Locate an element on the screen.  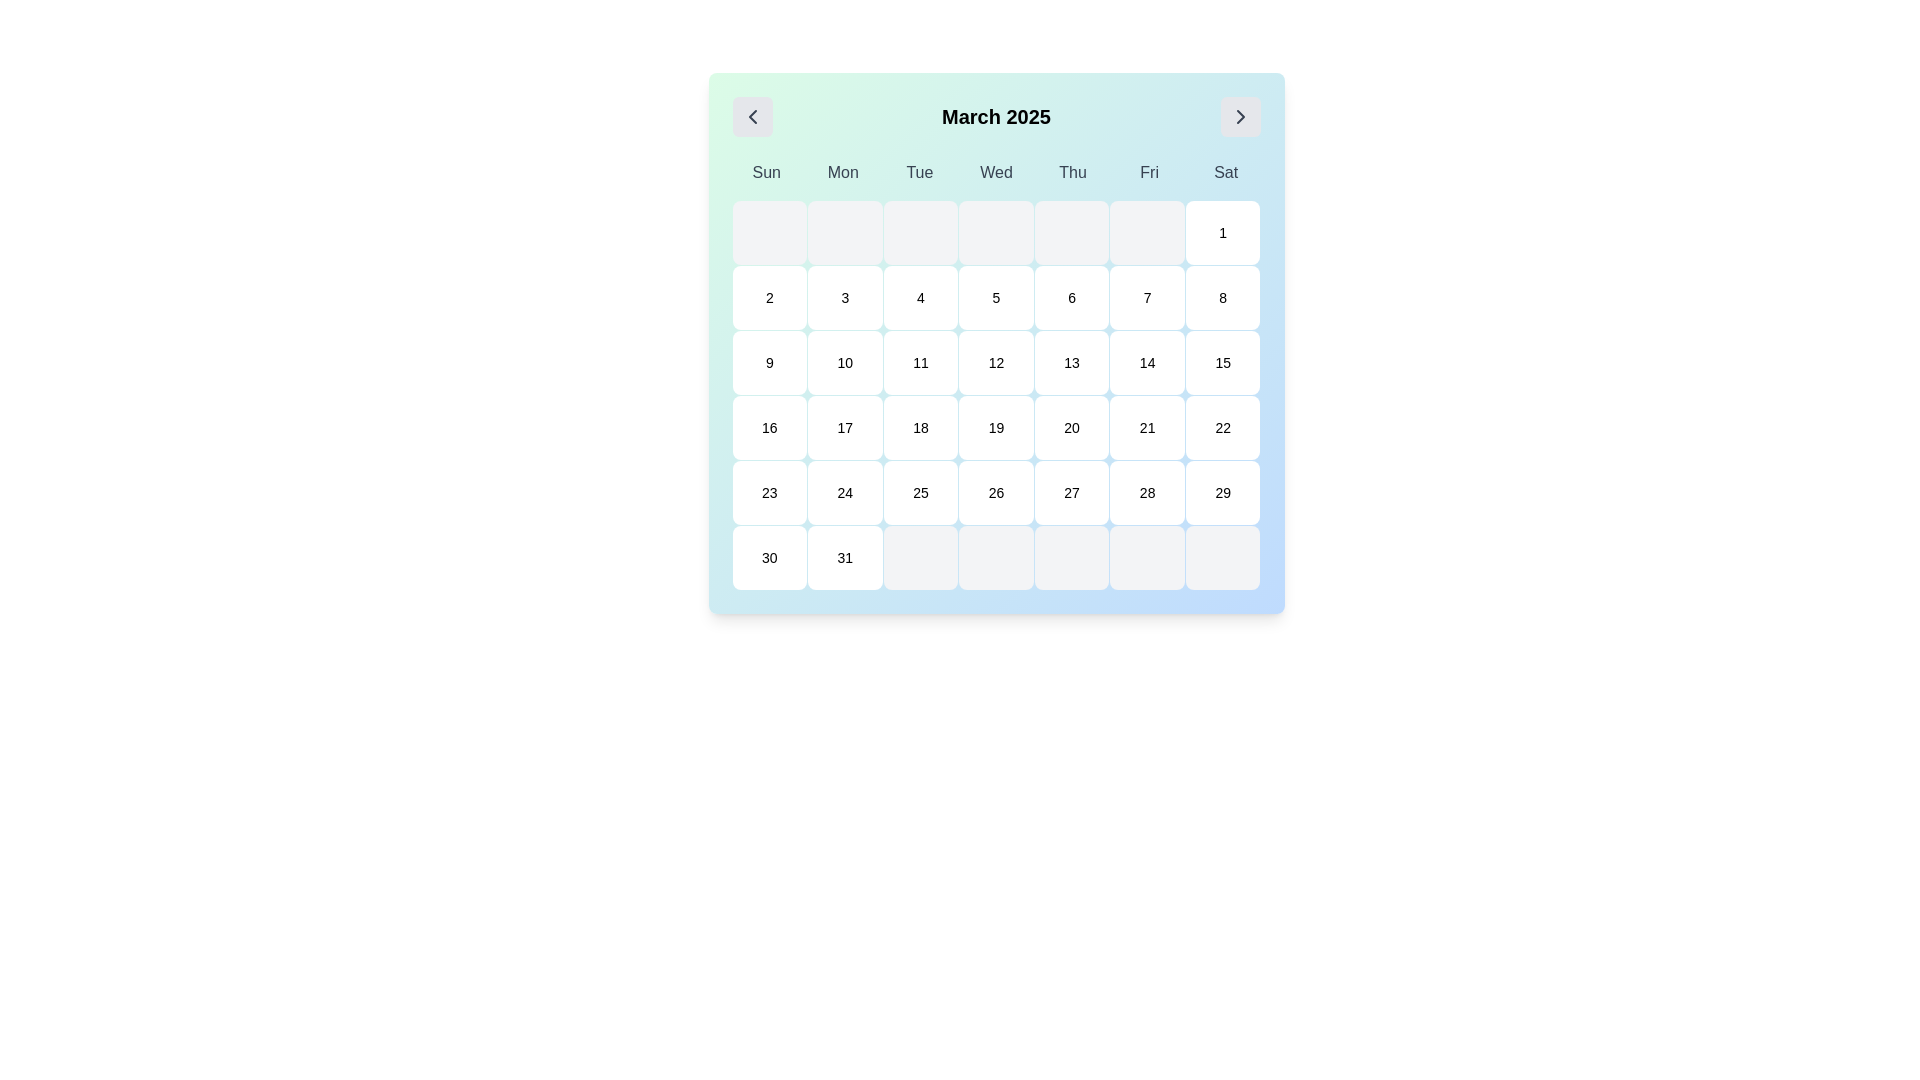
the button representing the date '18' in the calendar interface located in the fifth row, third column of the grid is located at coordinates (919, 427).